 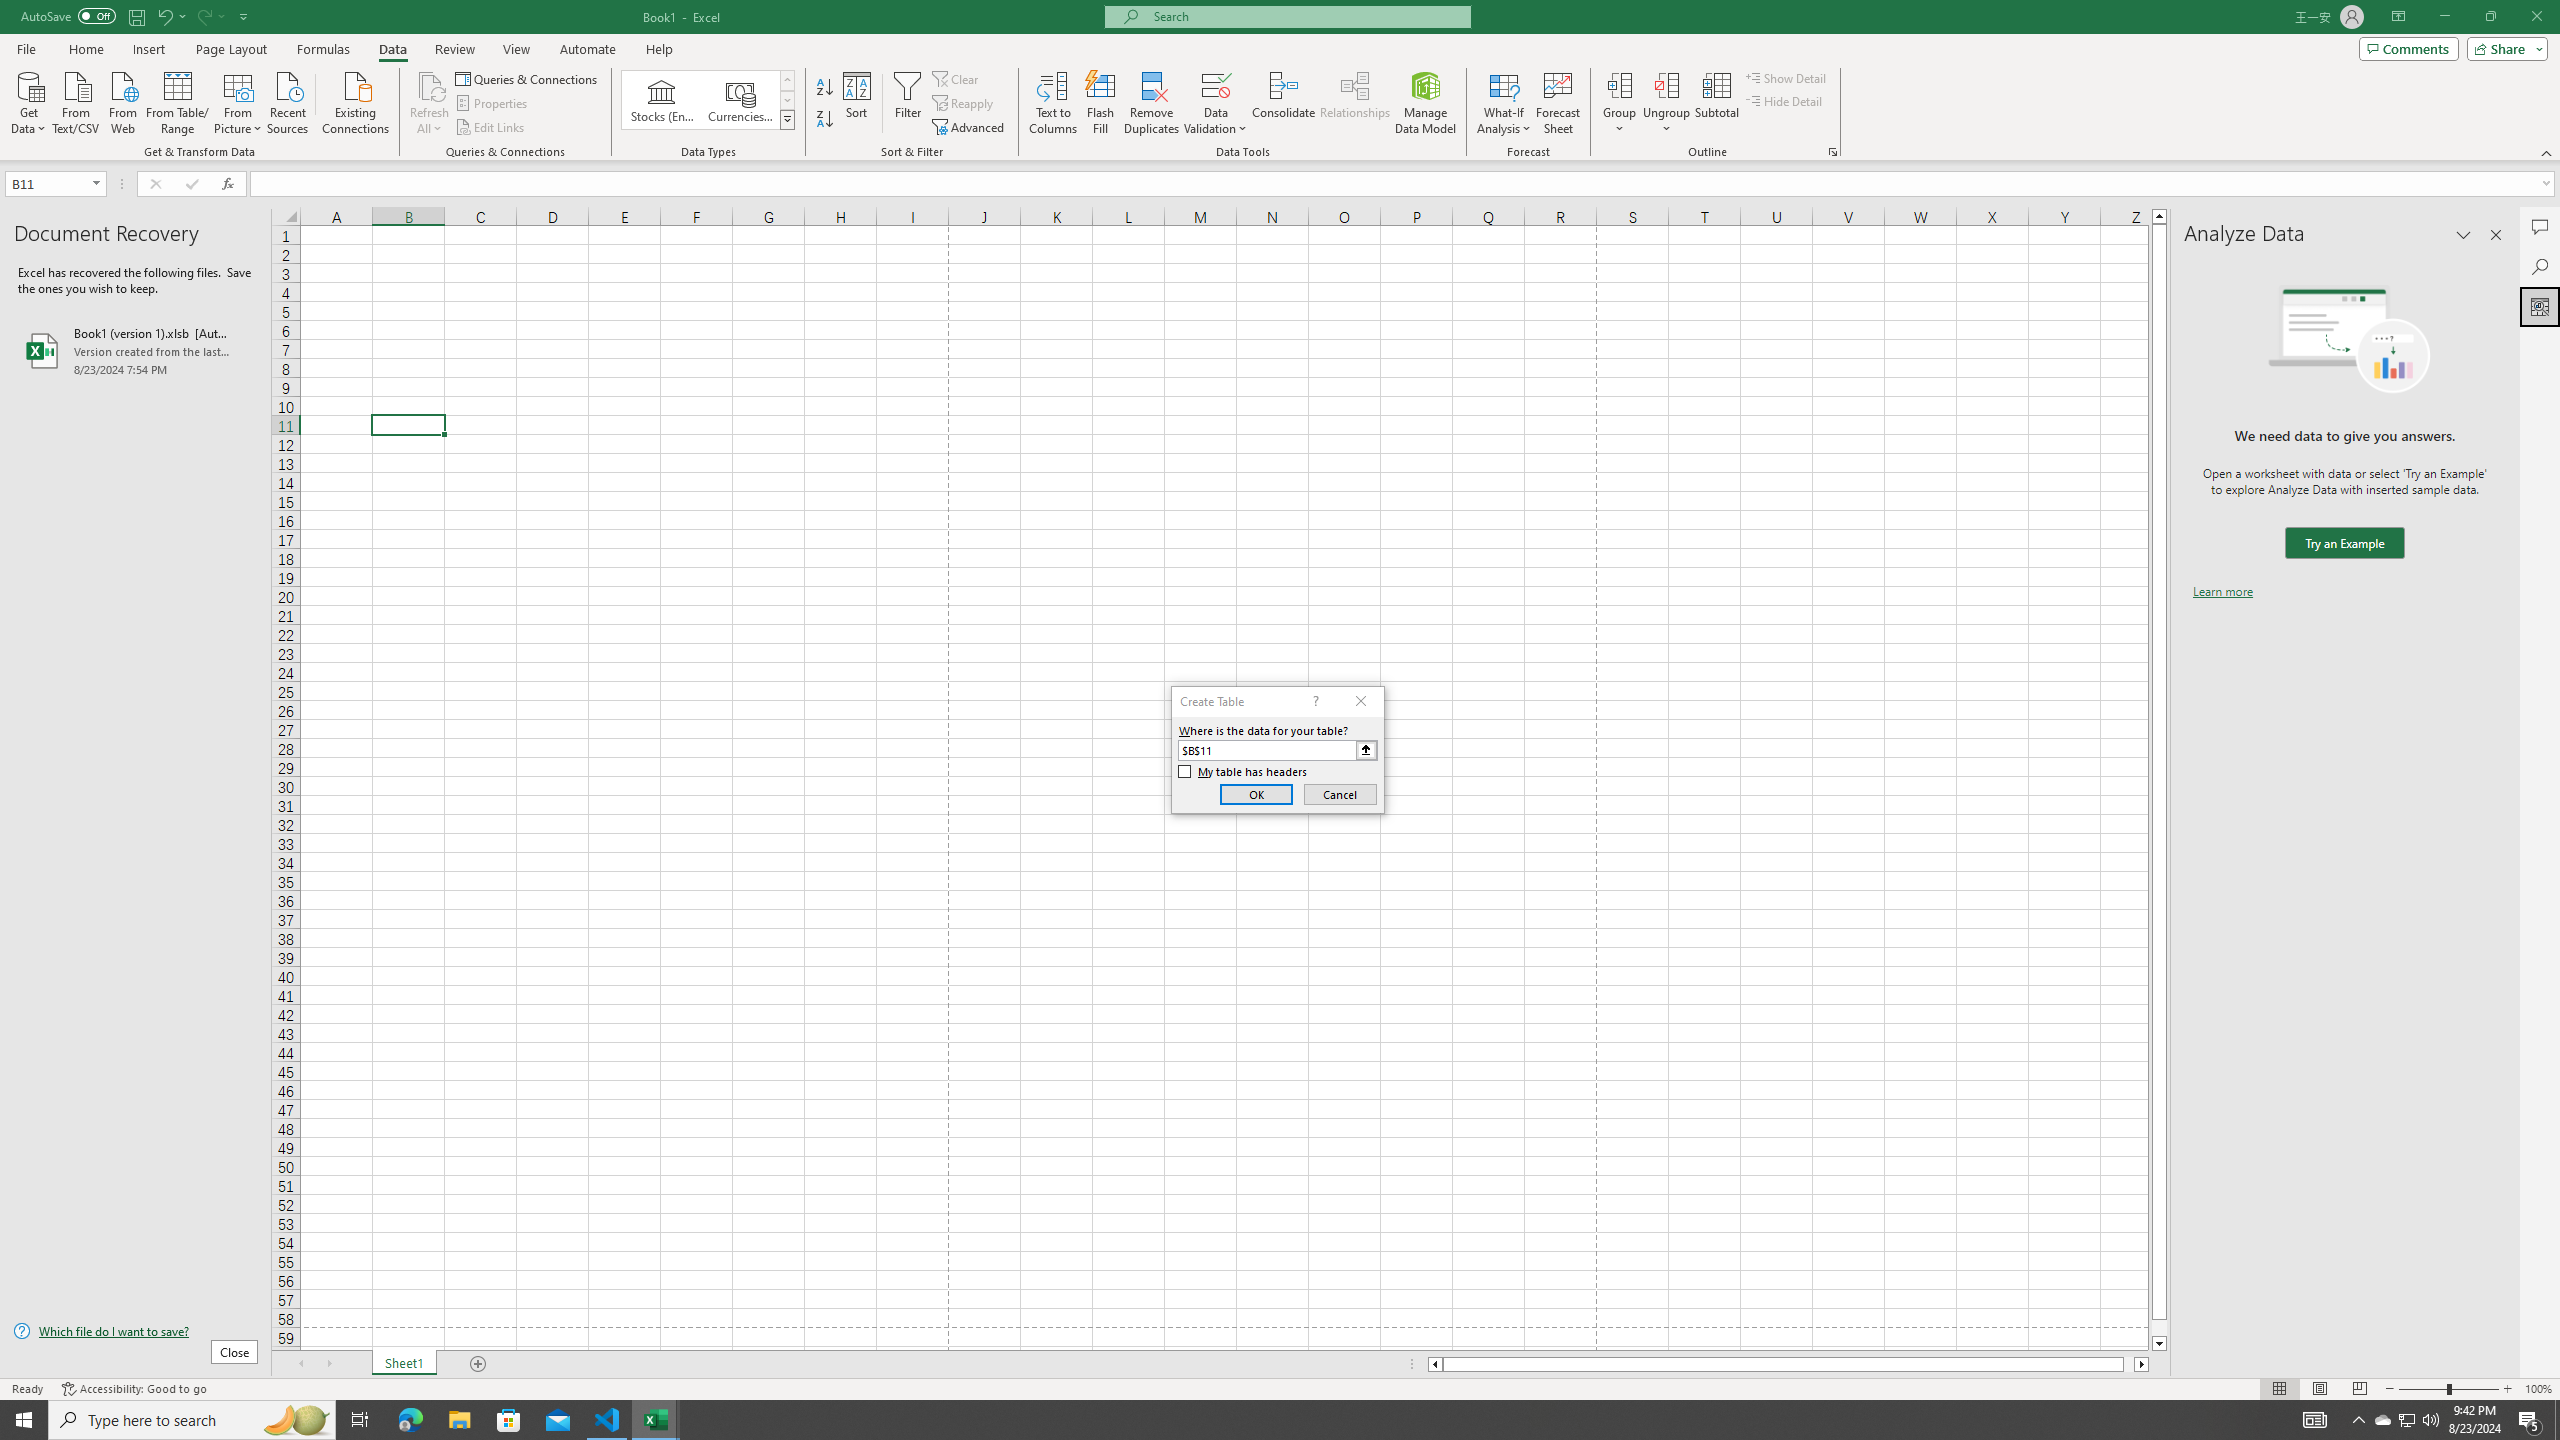 What do you see at coordinates (1424, 103) in the screenshot?
I see `'Manage Data Model'` at bounding box center [1424, 103].